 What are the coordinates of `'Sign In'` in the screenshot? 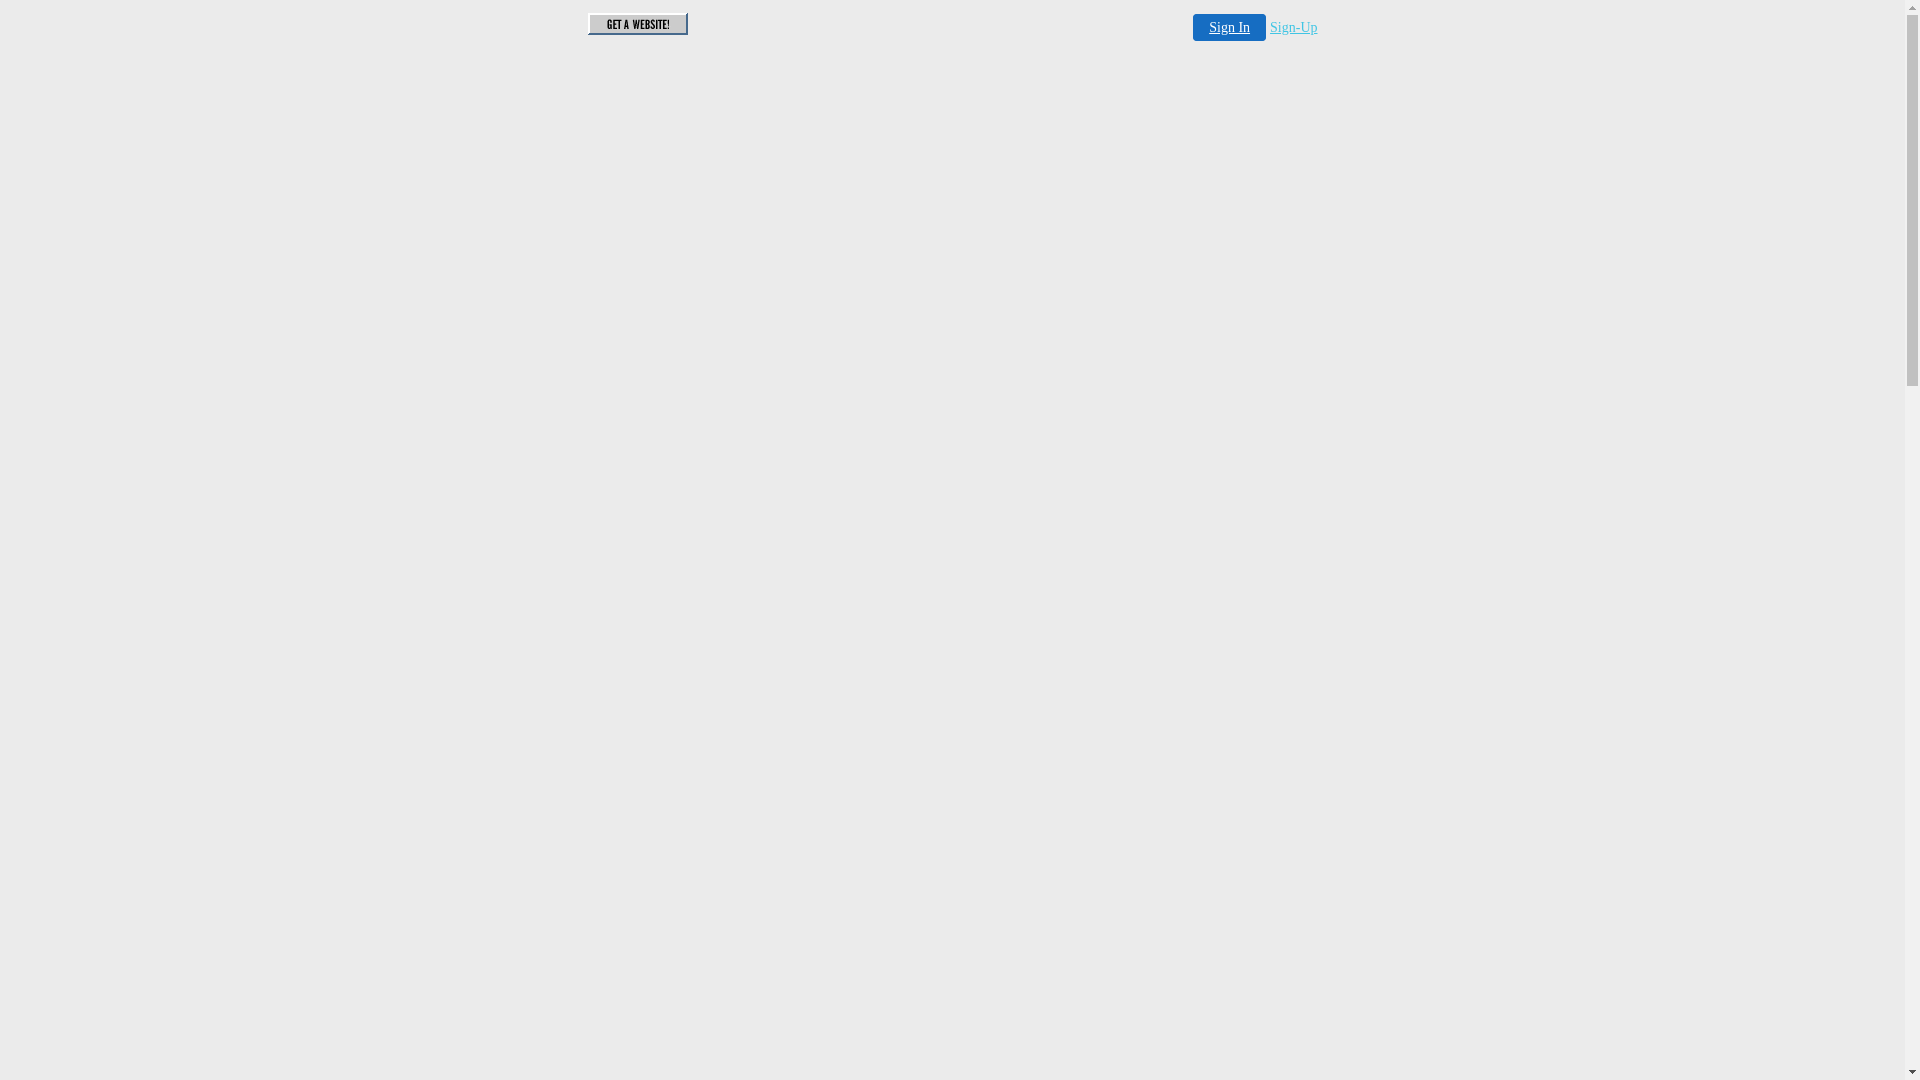 It's located at (1193, 27).